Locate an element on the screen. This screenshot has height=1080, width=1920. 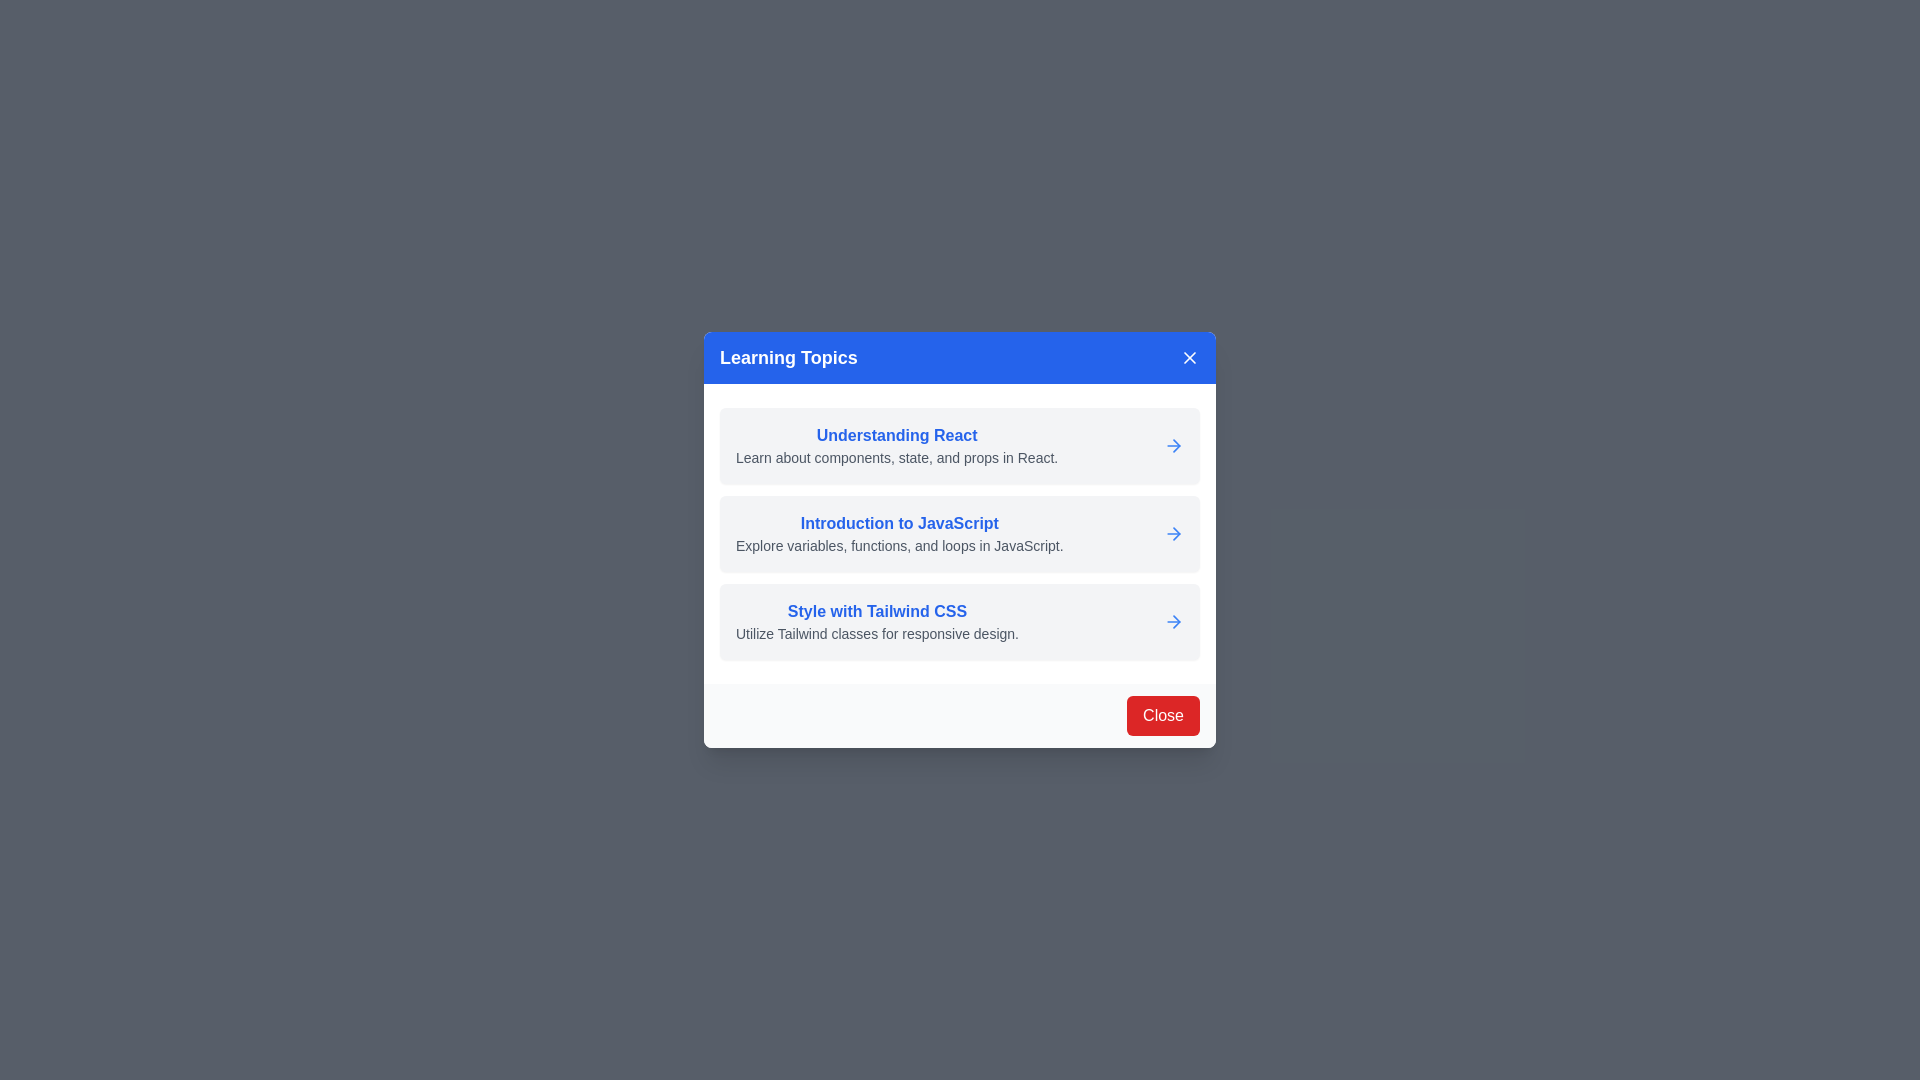
the clickable item titled 'Introduction to JavaScript' in the 'Learning Topics' modal dialog is located at coordinates (960, 532).